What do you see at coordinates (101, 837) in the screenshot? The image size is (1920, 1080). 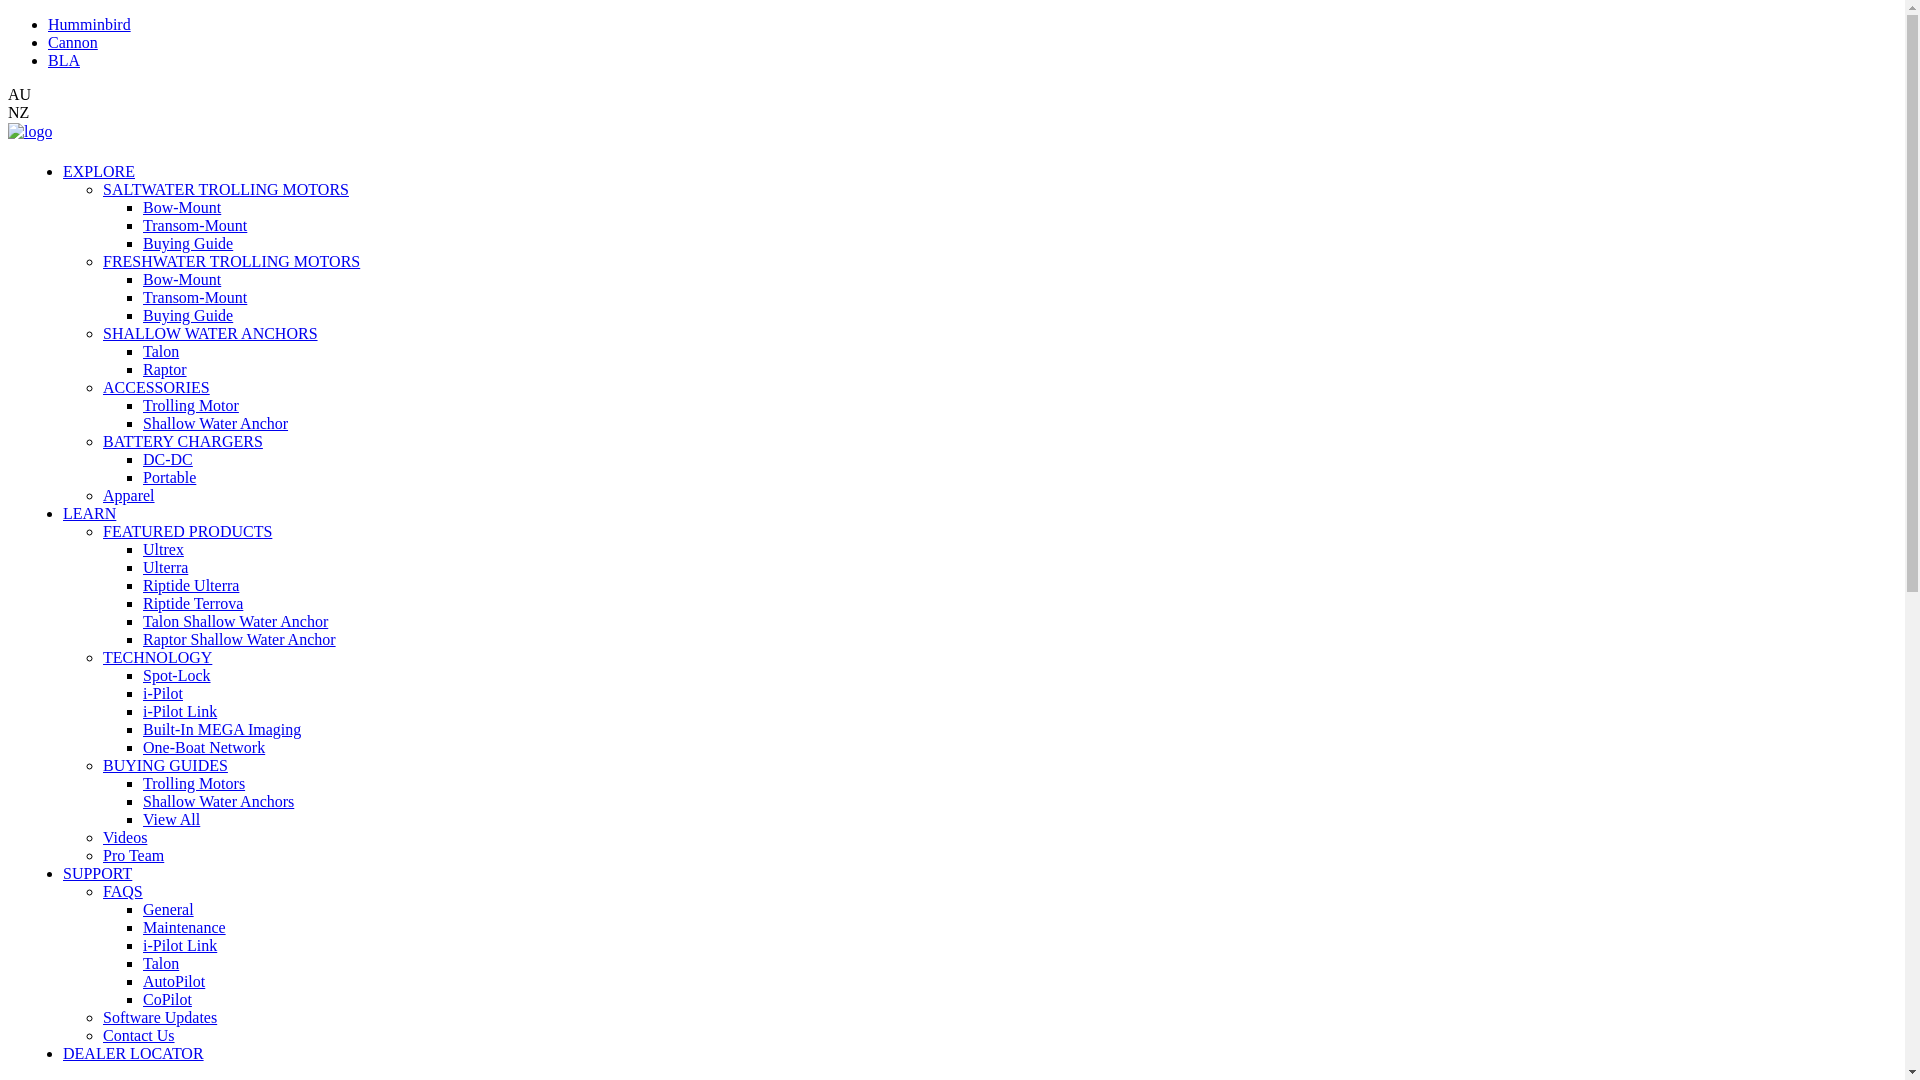 I see `'Videos'` at bounding box center [101, 837].